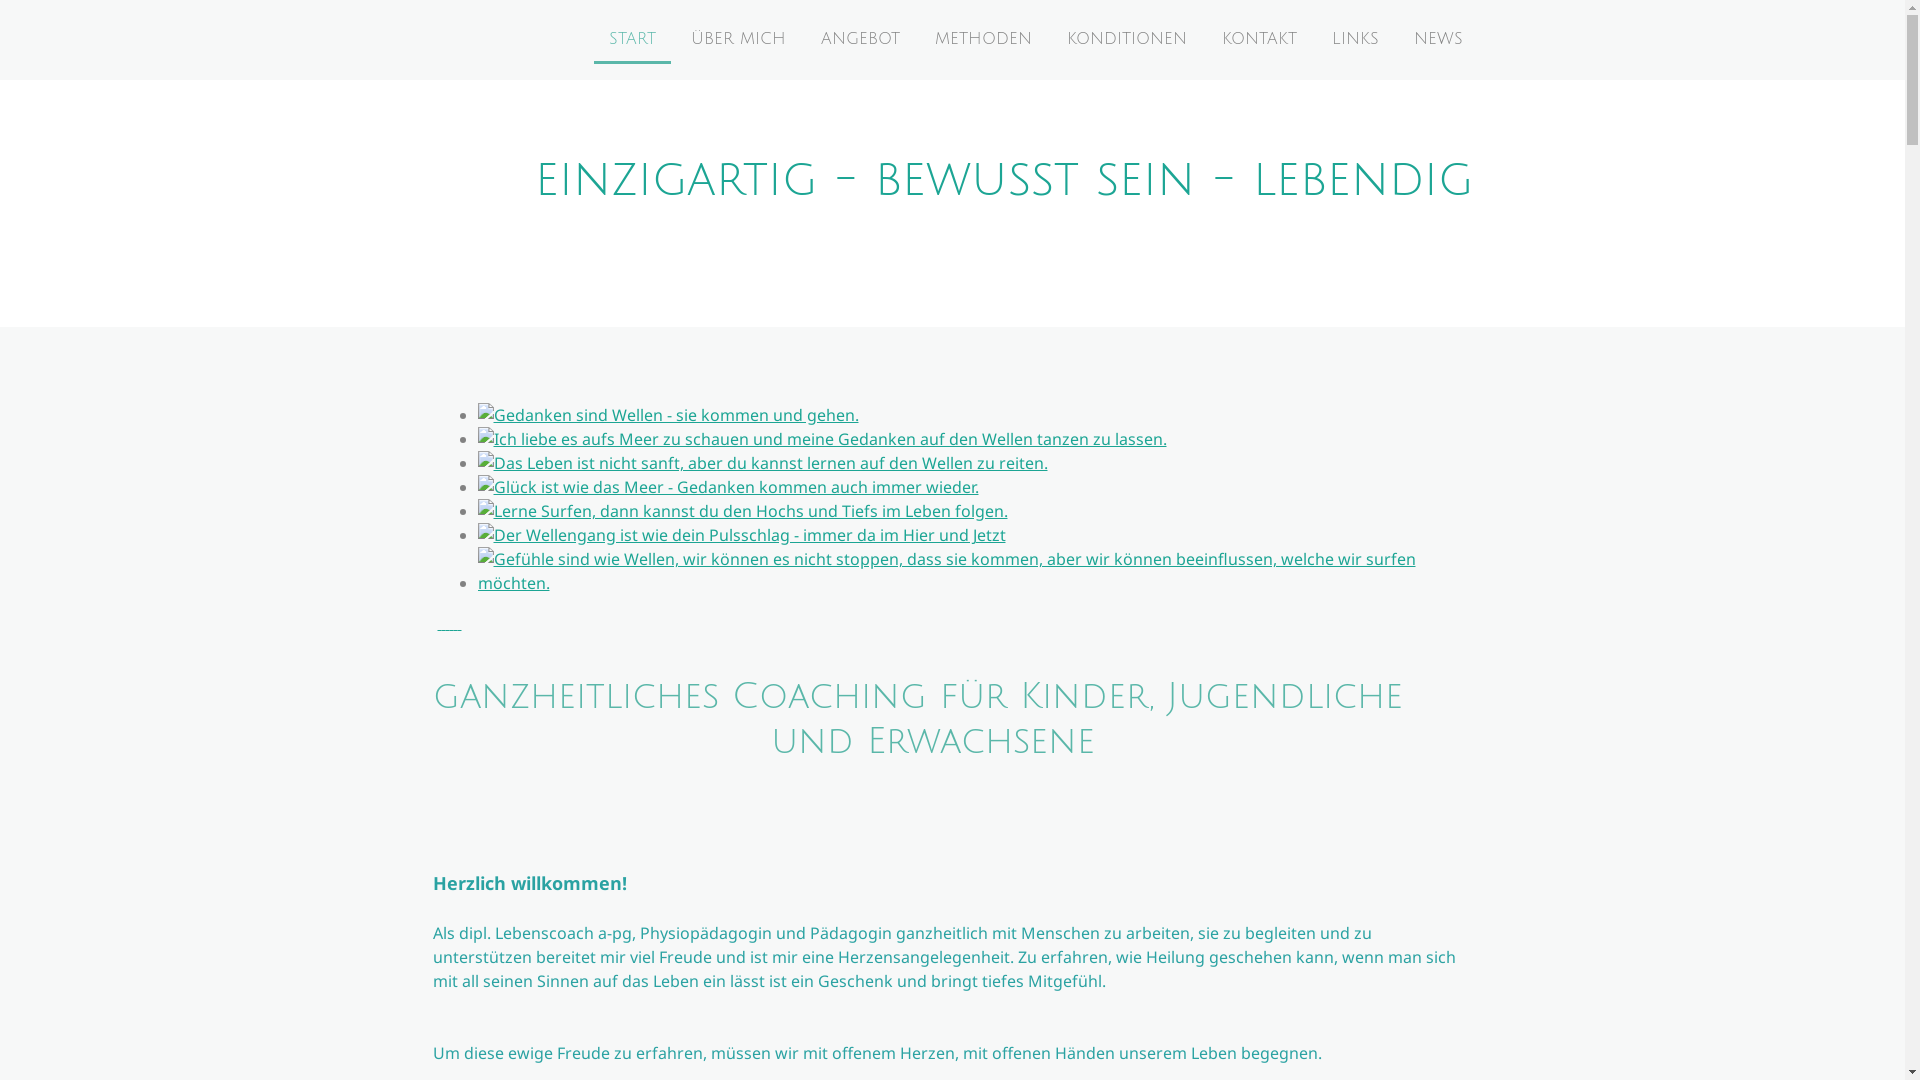 Image resolution: width=1920 pixels, height=1080 pixels. Describe the element at coordinates (1003, 189) in the screenshot. I see `'einzigartig - bewusst sein - lebendig'` at that location.